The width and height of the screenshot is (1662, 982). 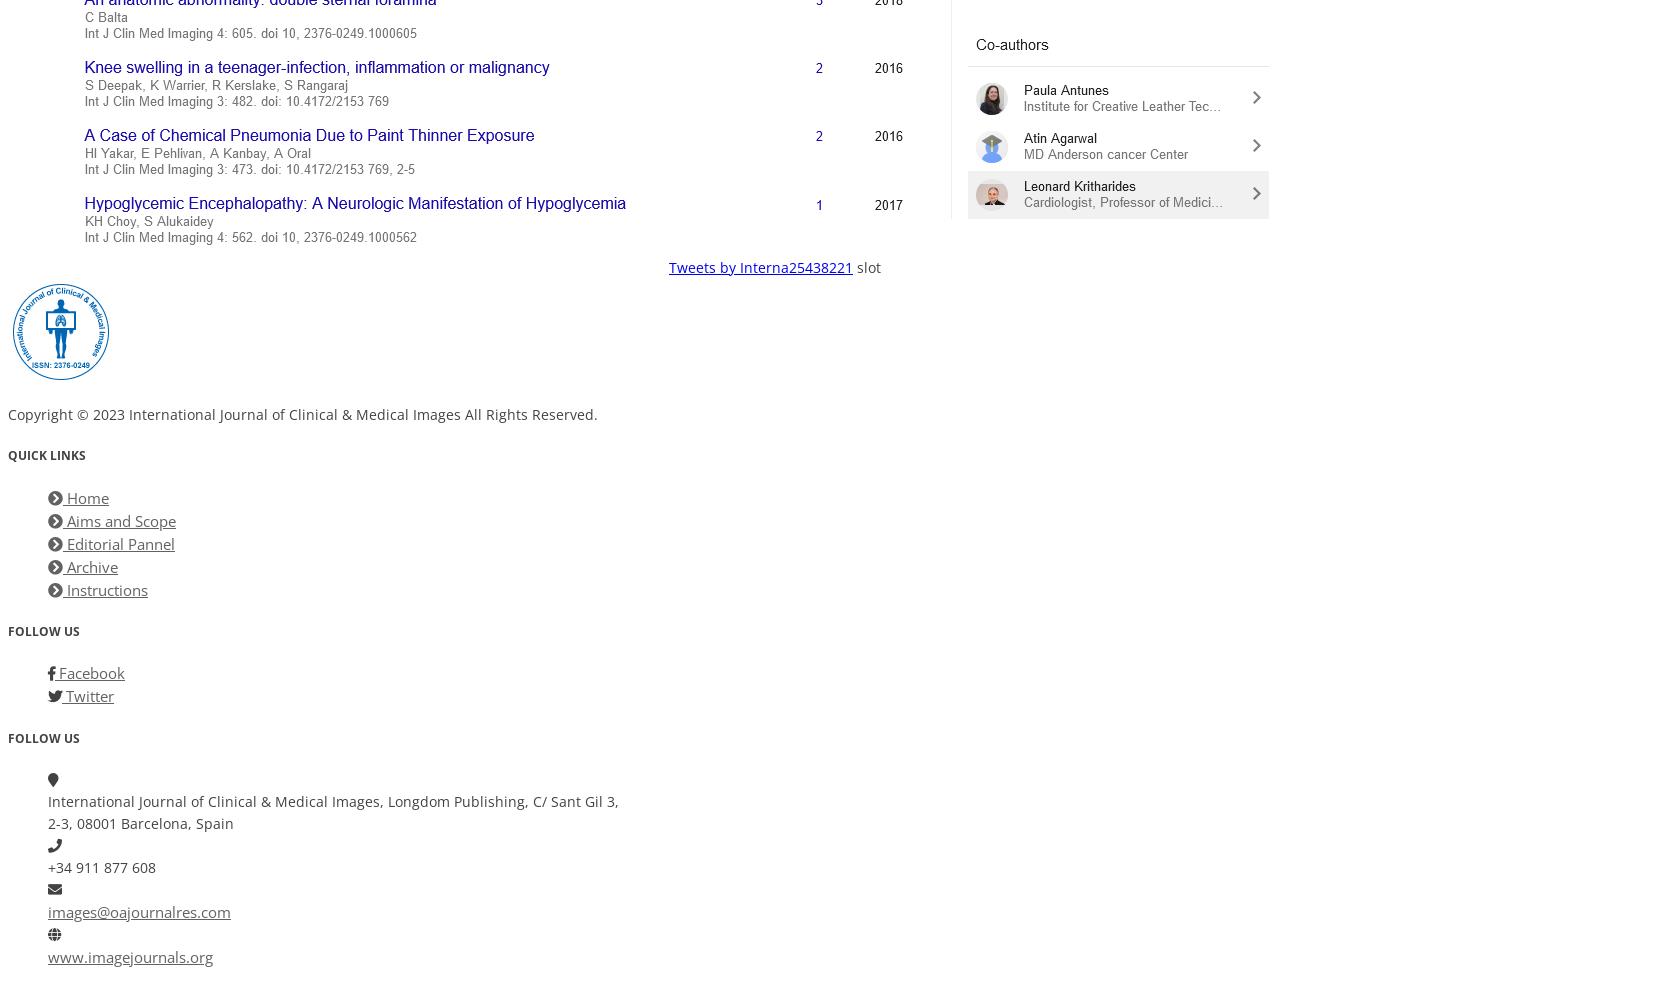 I want to click on 'Tweets by Interna25438221', so click(x=761, y=266).